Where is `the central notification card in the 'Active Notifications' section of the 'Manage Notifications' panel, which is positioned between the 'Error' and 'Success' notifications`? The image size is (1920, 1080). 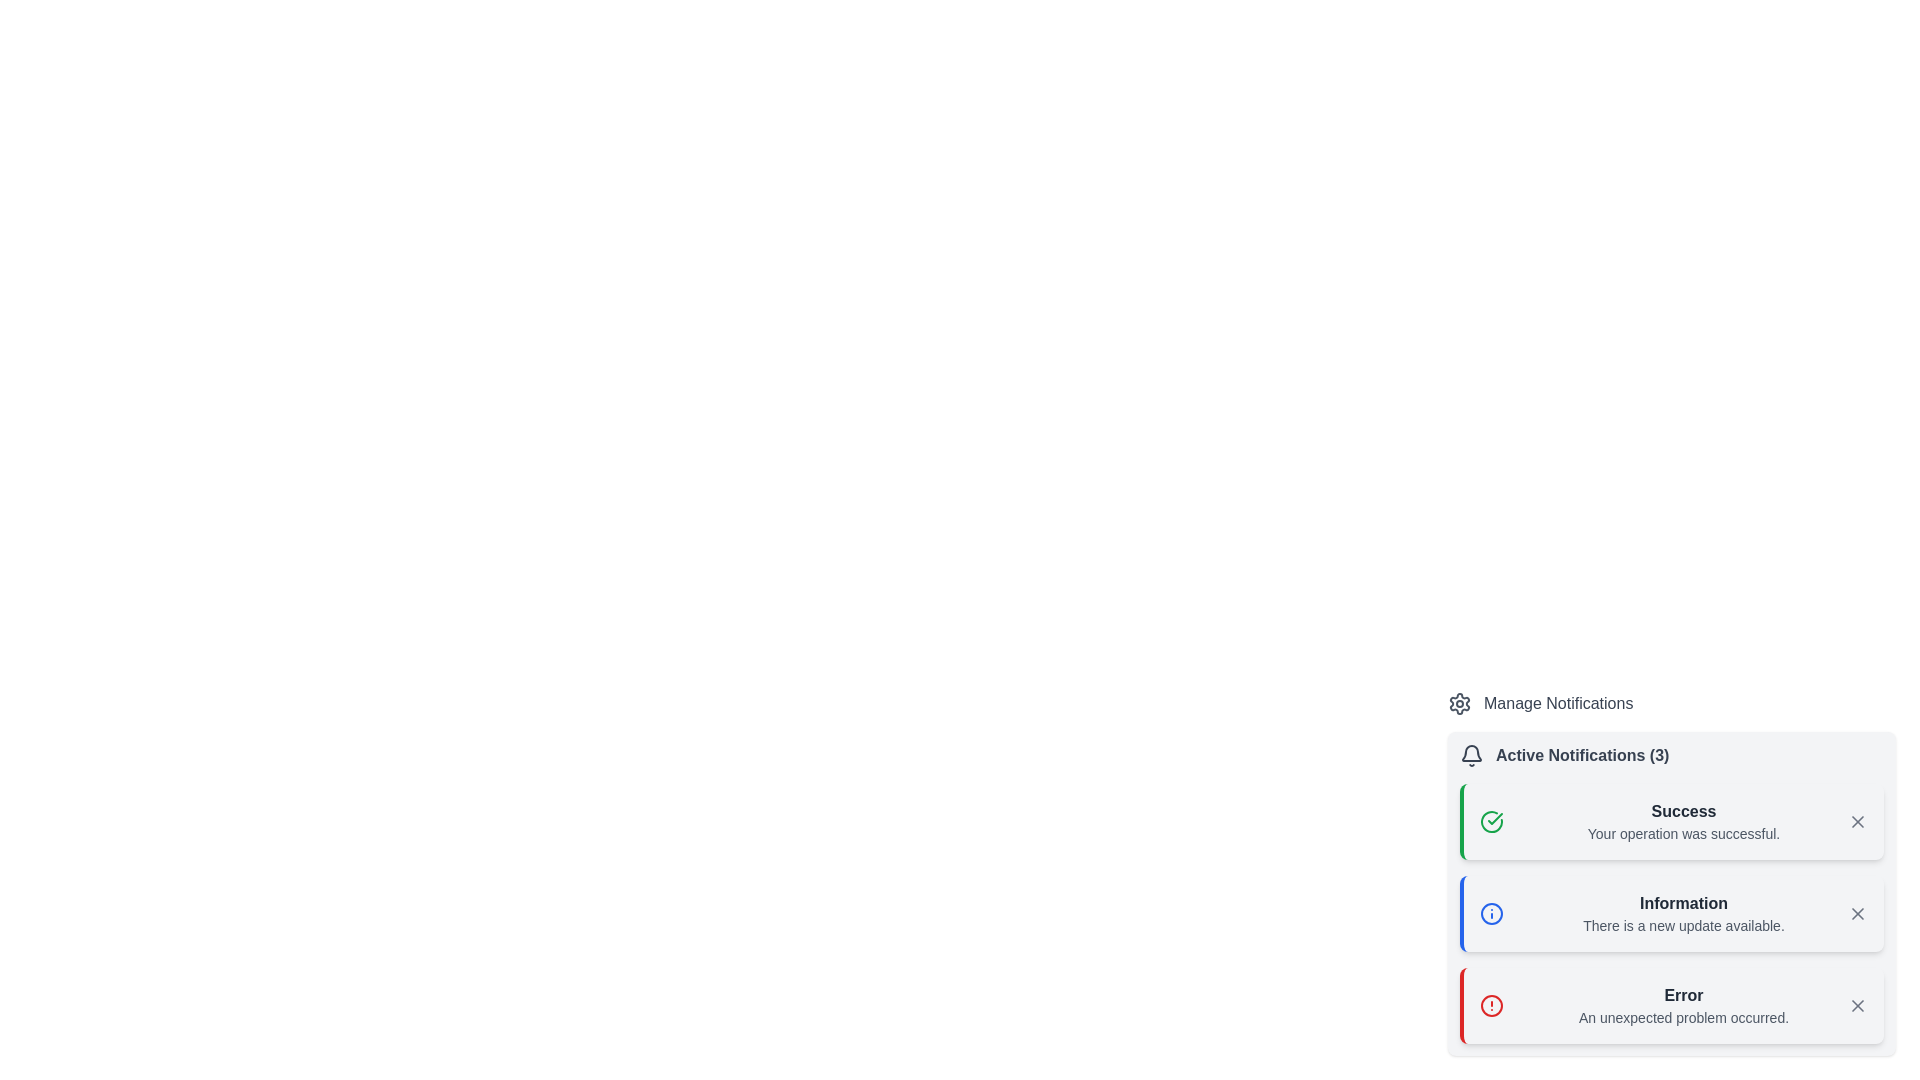
the central notification card in the 'Active Notifications' section of the 'Manage Notifications' panel, which is positioned between the 'Error' and 'Success' notifications is located at coordinates (1671, 873).